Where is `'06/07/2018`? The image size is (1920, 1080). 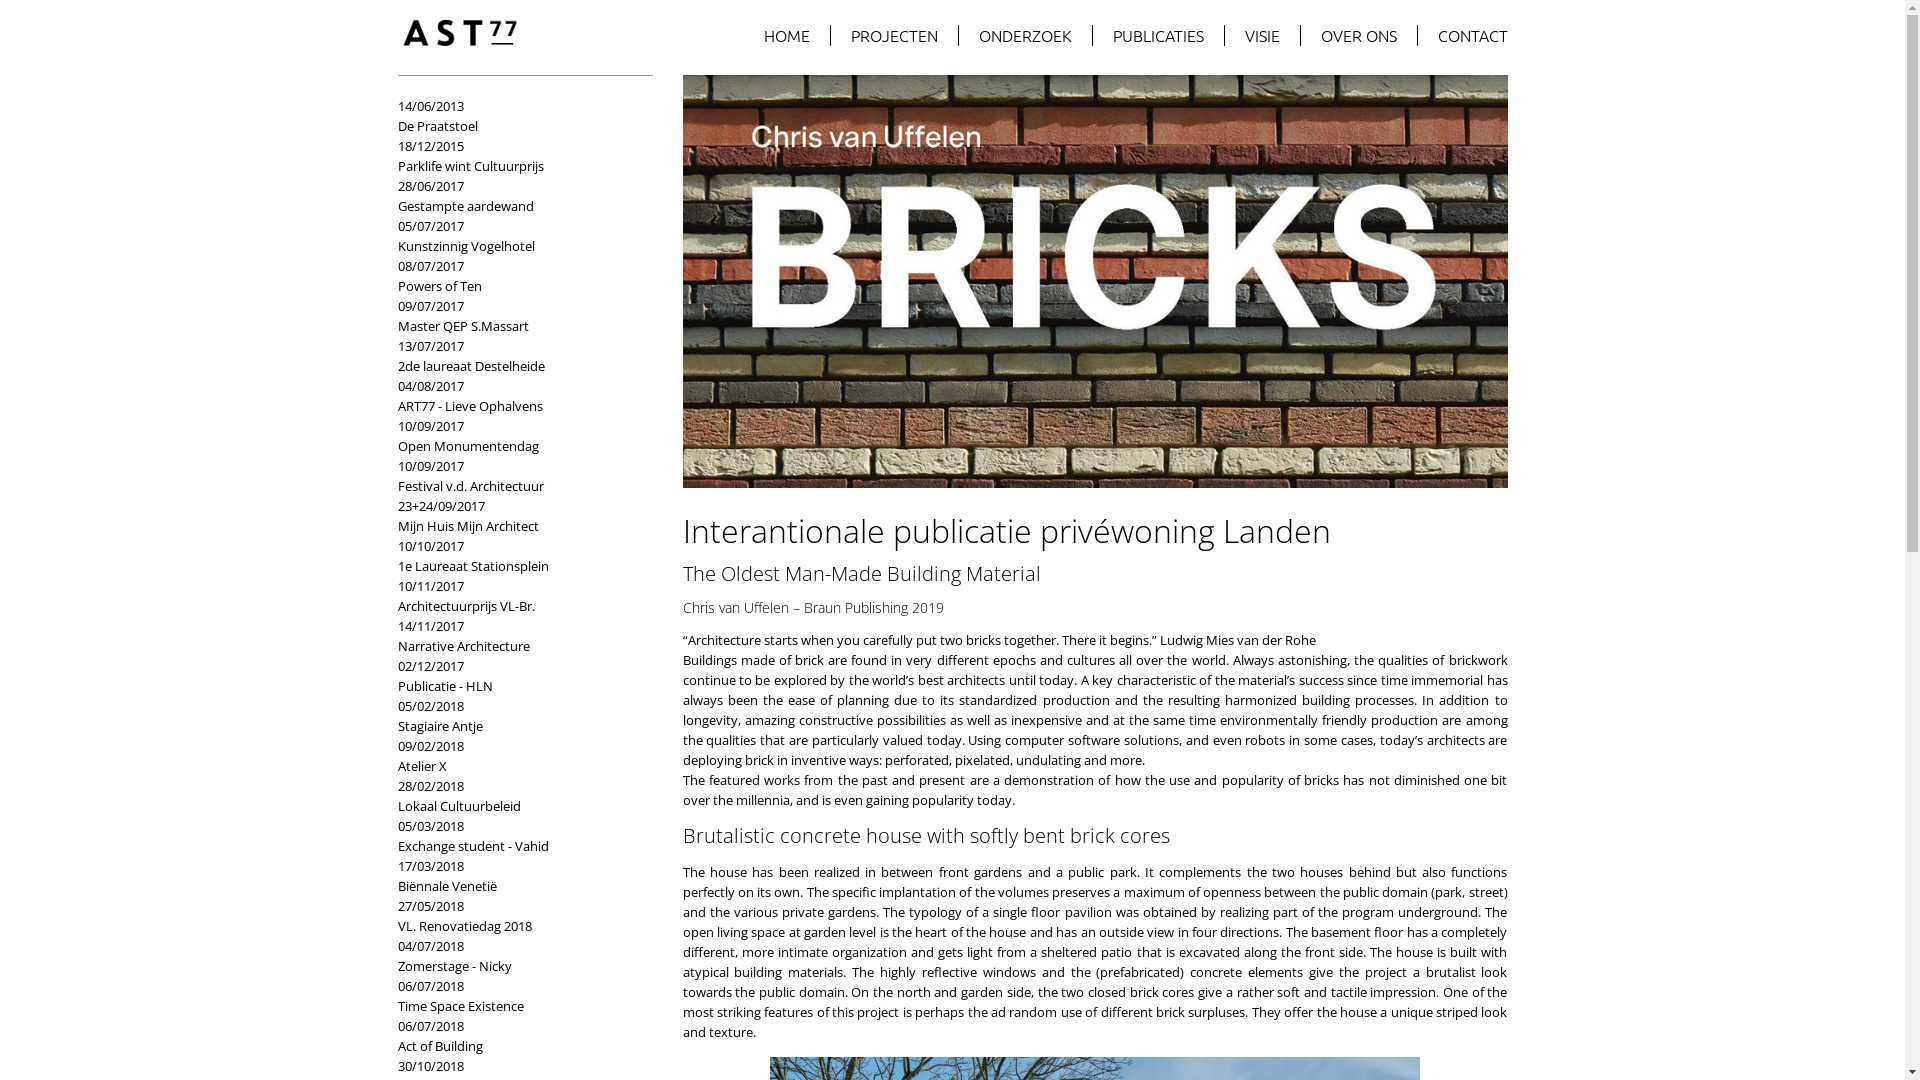 '06/07/2018 is located at coordinates (515, 1035).